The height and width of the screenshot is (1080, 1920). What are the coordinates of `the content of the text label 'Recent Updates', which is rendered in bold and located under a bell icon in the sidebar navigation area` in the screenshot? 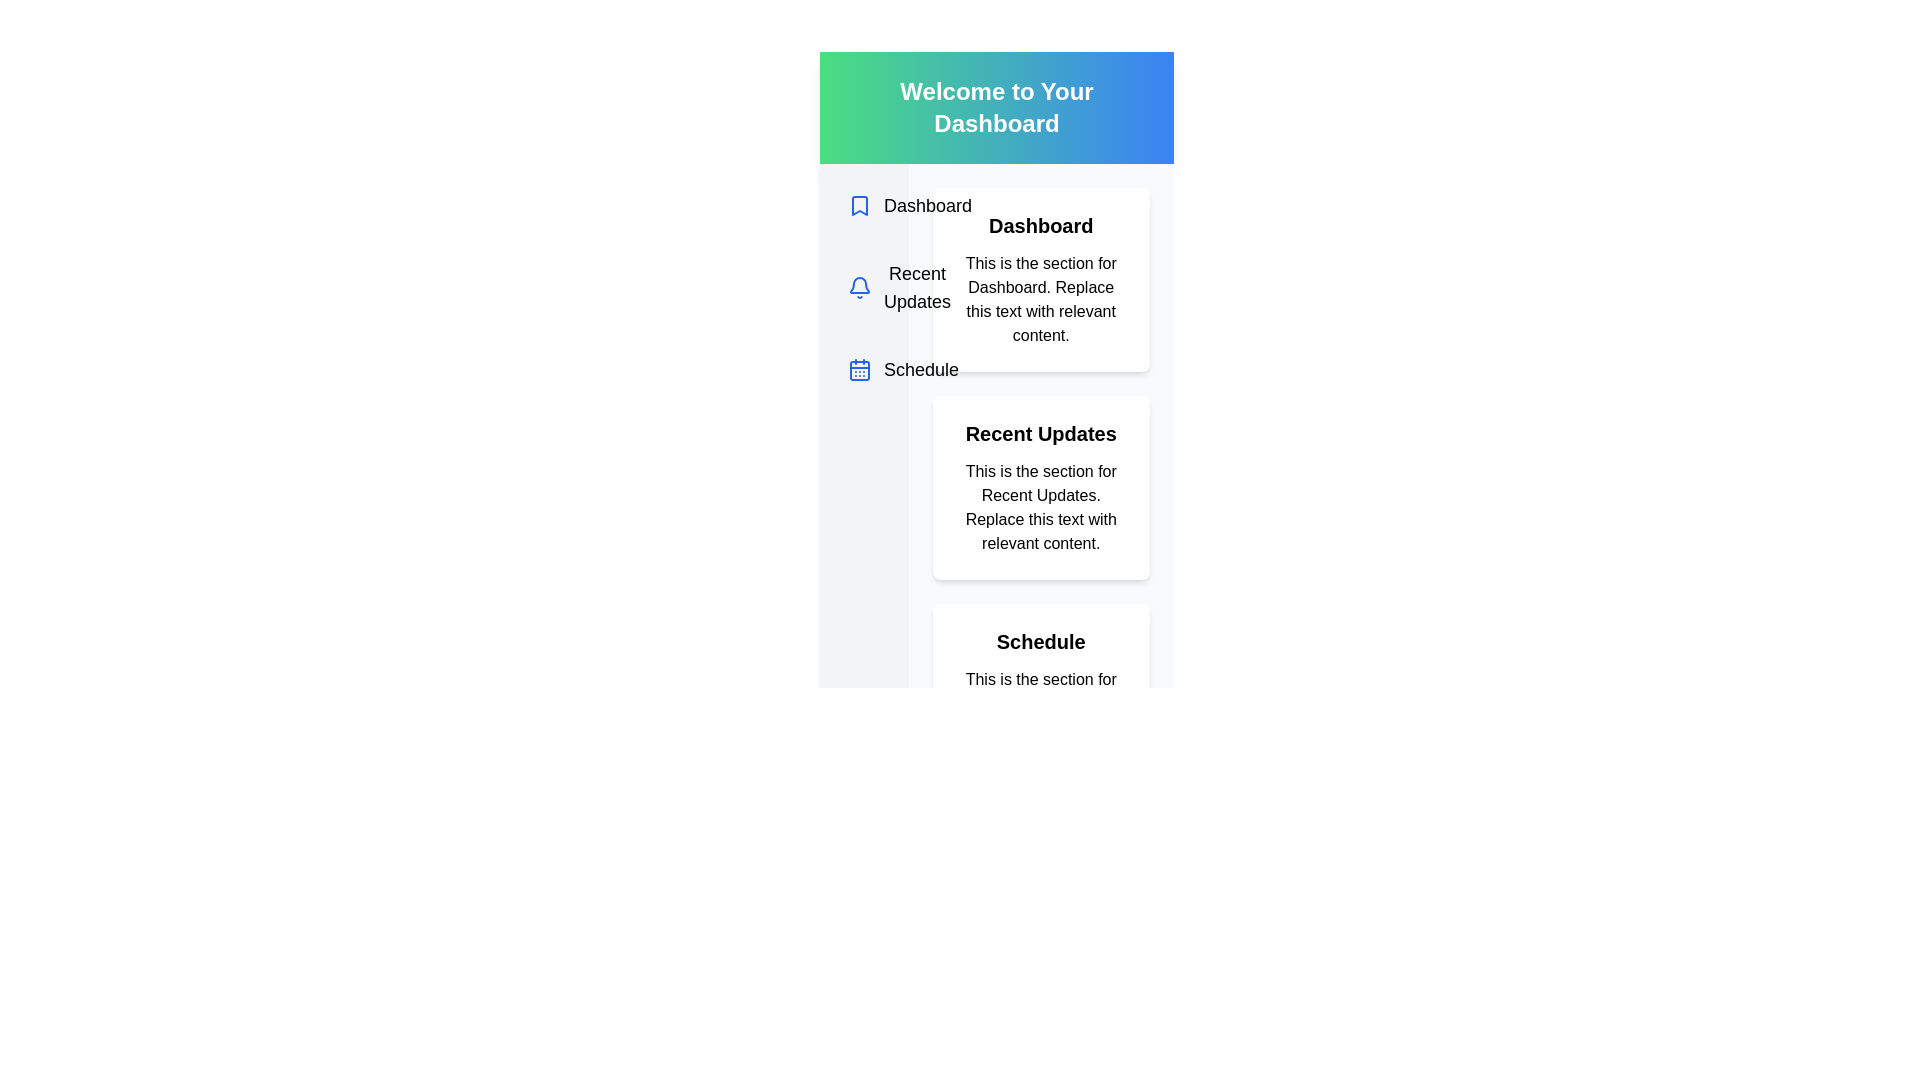 It's located at (916, 288).